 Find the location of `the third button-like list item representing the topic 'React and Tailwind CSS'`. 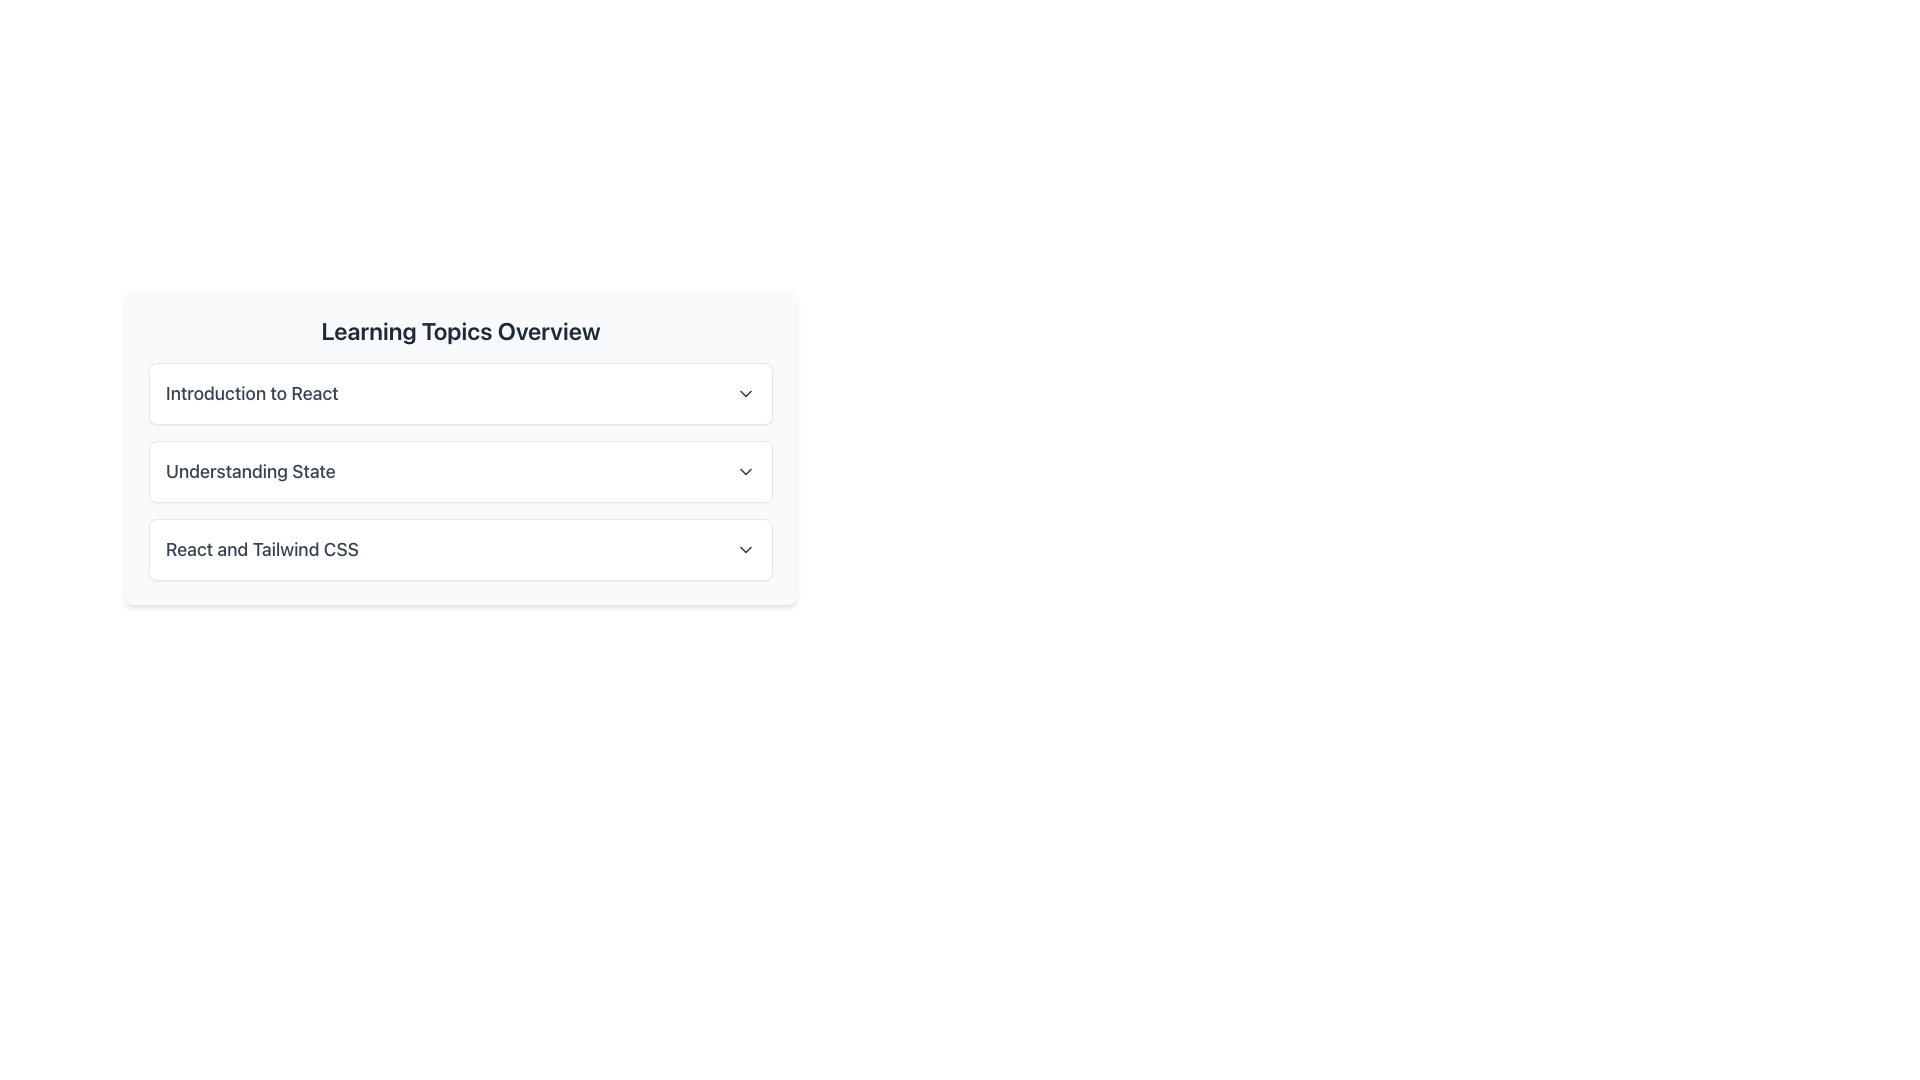

the third button-like list item representing the topic 'React and Tailwind CSS' is located at coordinates (459, 550).